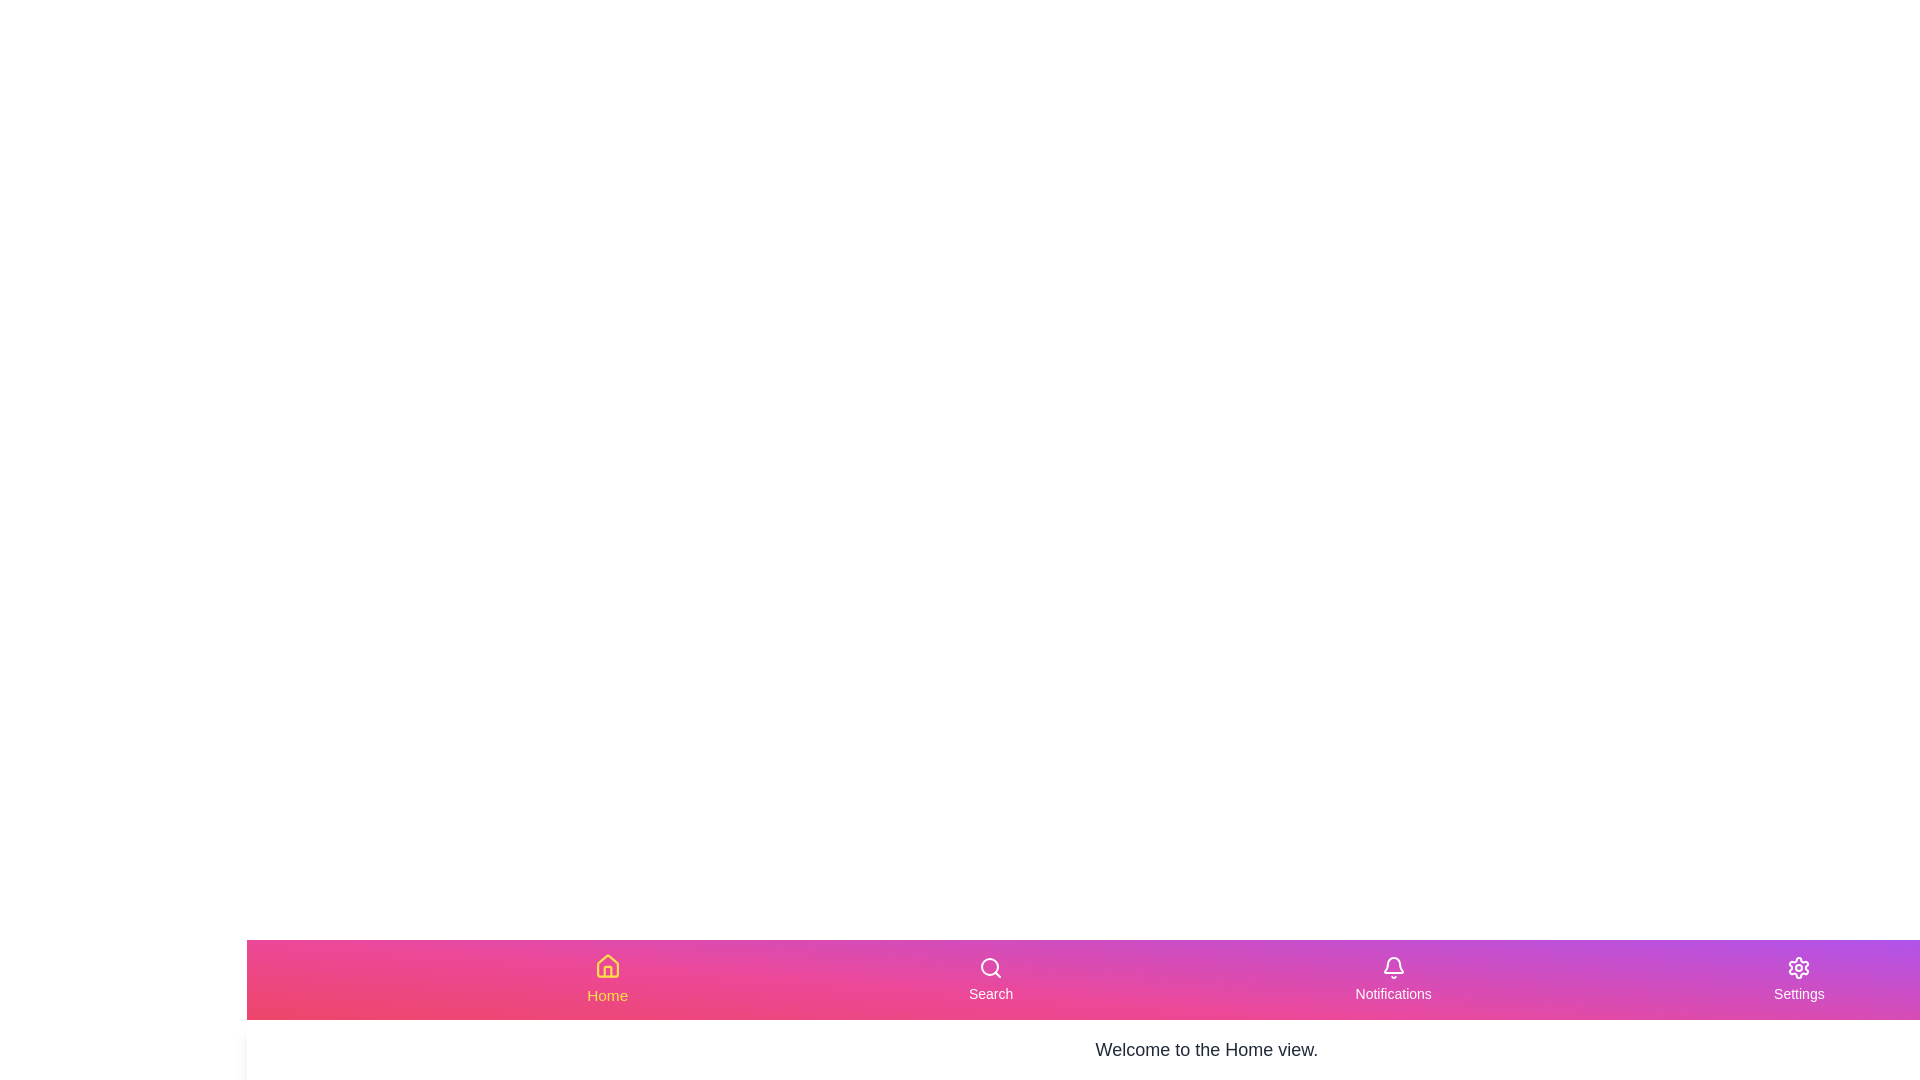 The height and width of the screenshot is (1080, 1920). I want to click on the Settings tab in the navigation bar, so click(1799, 978).